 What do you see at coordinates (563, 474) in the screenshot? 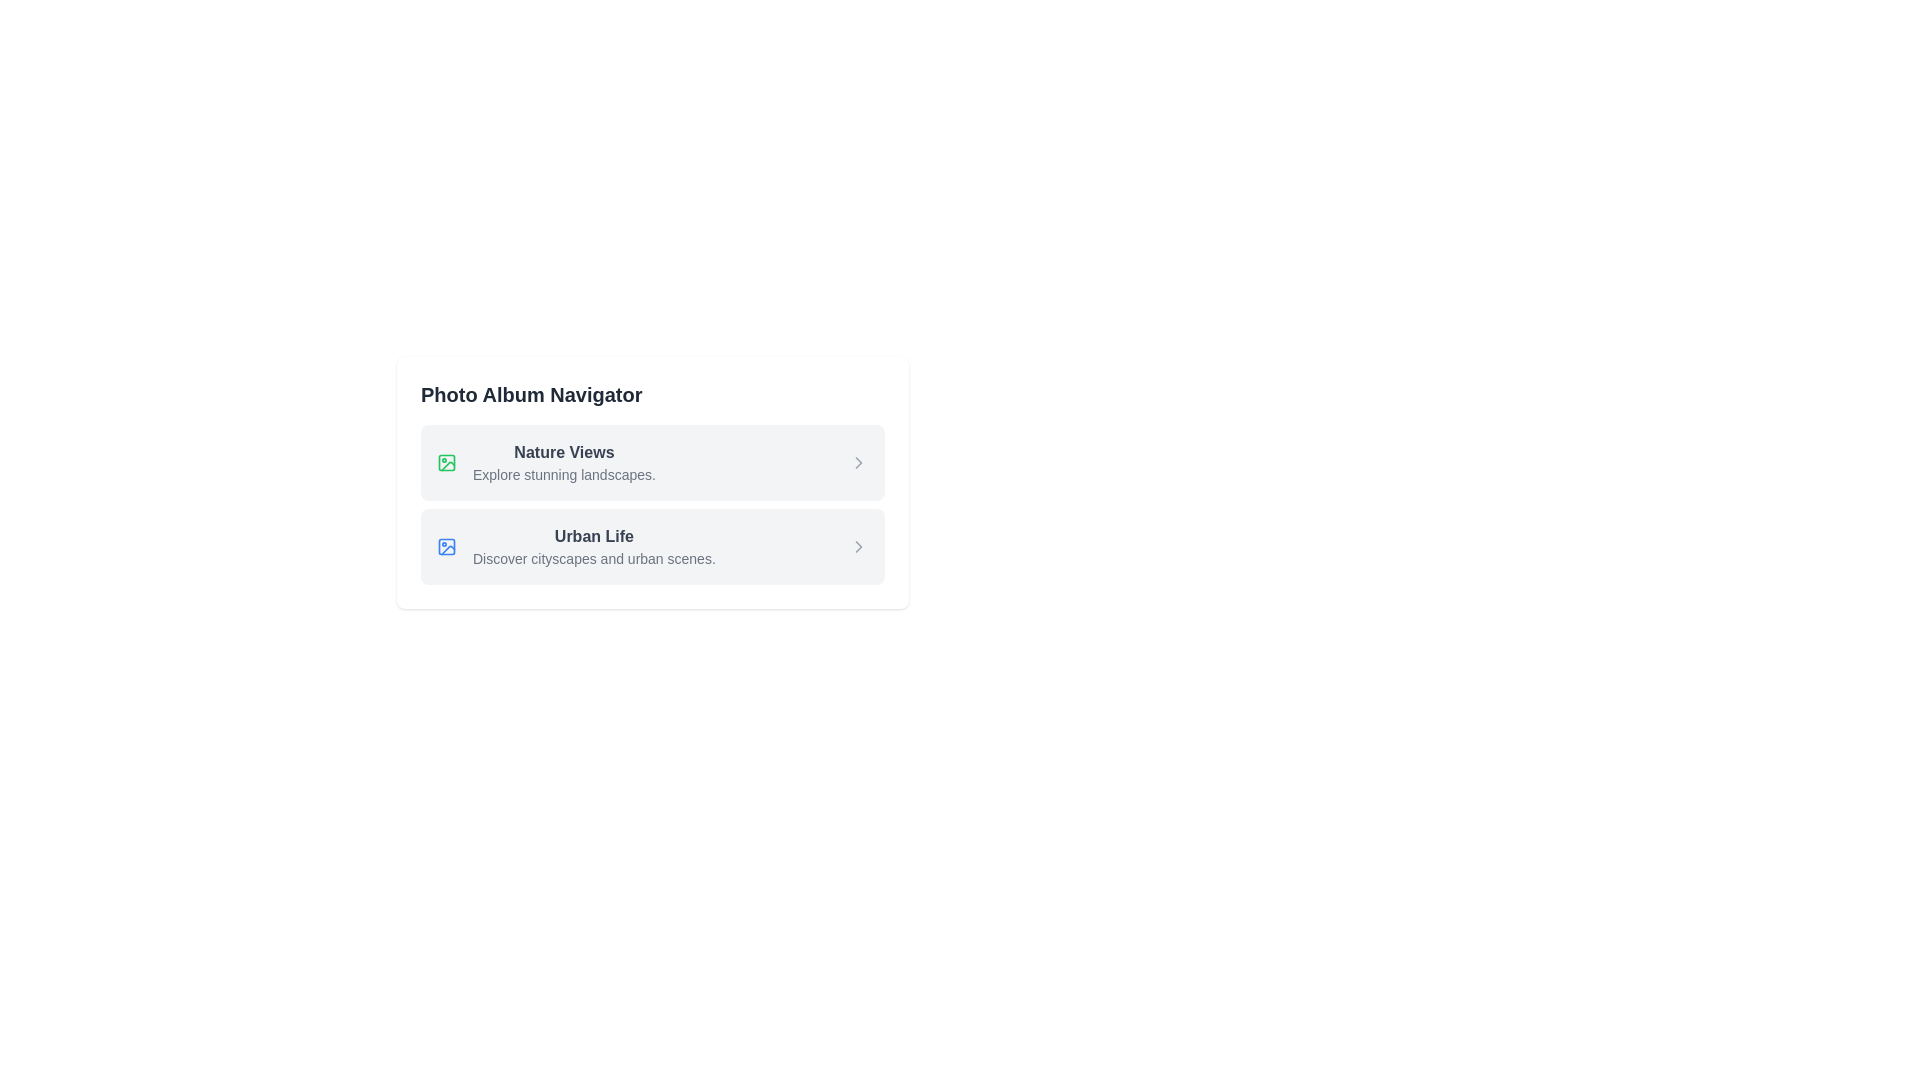
I see `the static text label reading 'Explore stunning landscapes.' which is styled with a smaller gray font and located below the bold text 'Nature Views'` at bounding box center [563, 474].